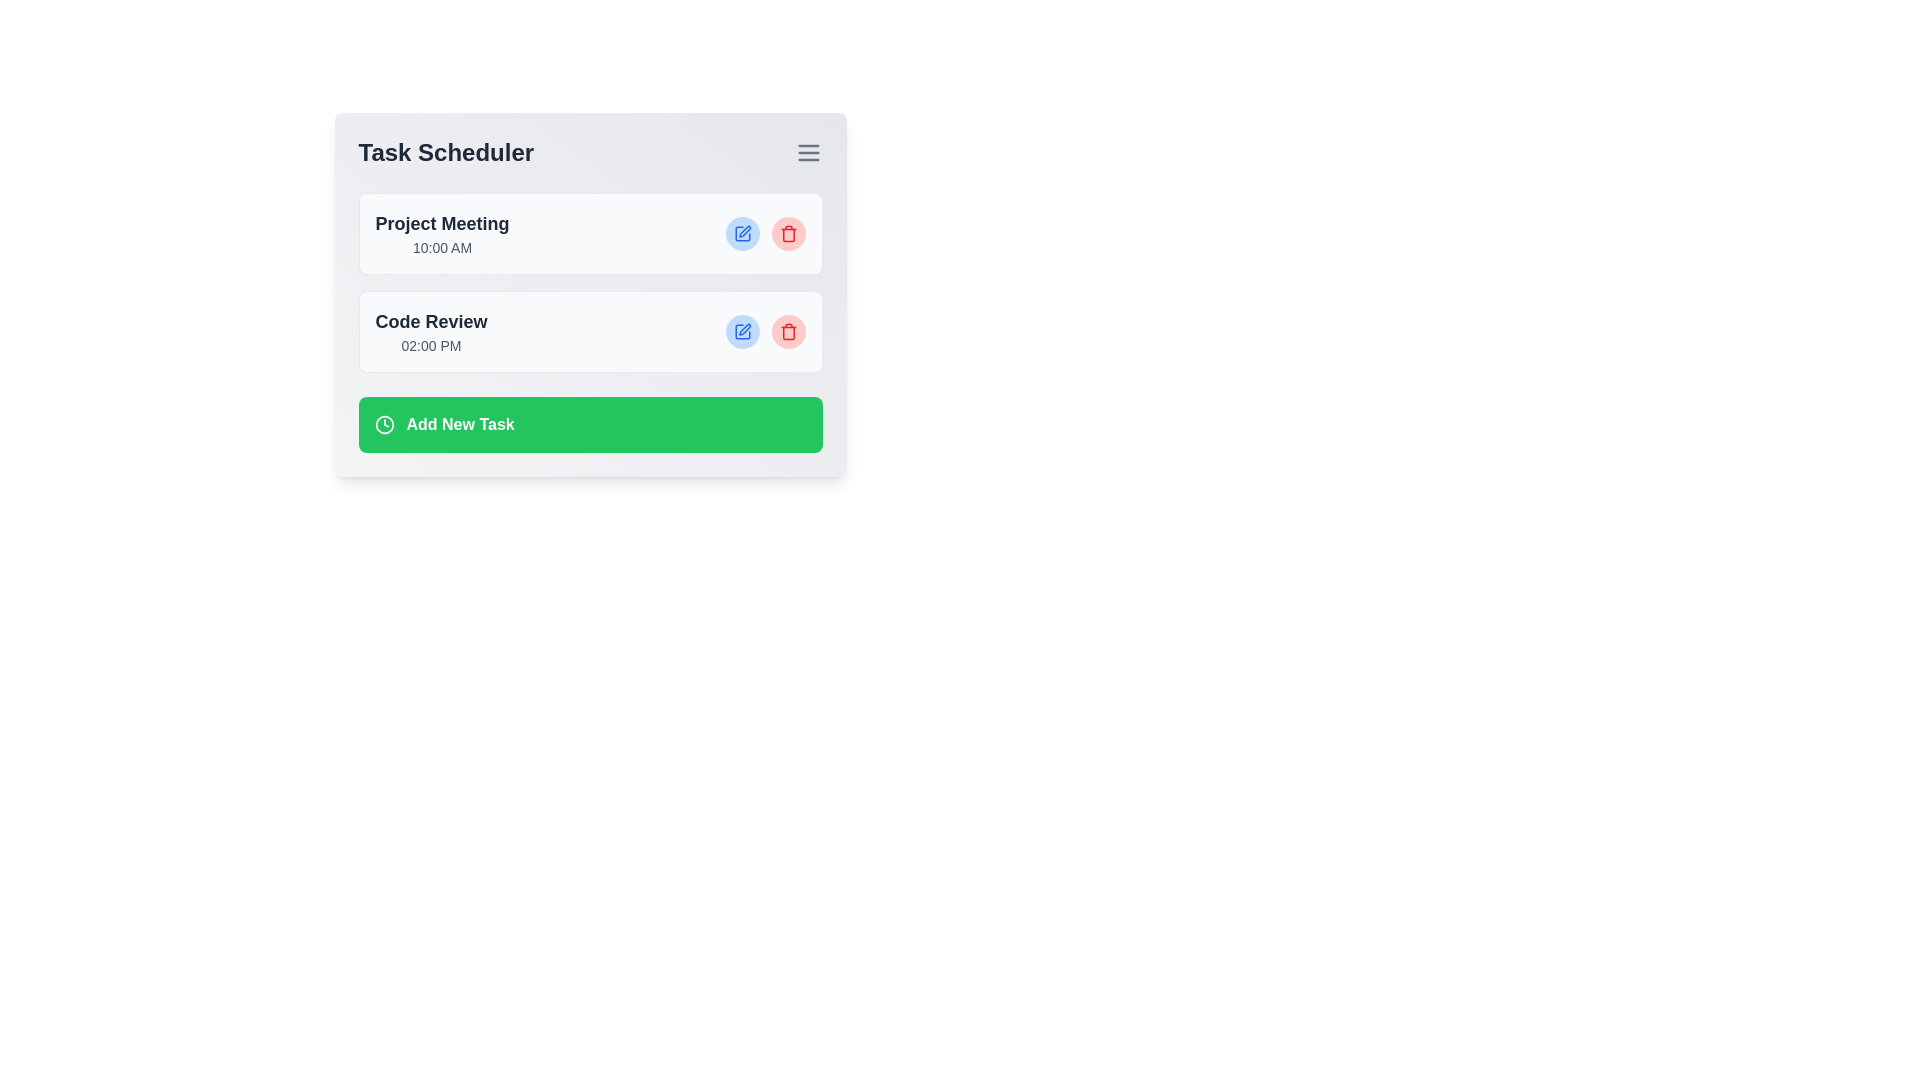 Image resolution: width=1920 pixels, height=1080 pixels. I want to click on the text label displaying the time '10:00 AM', which is styled in a smaller gray font and located below the 'Project Meeting' text in the task scheduler interface, so click(441, 246).